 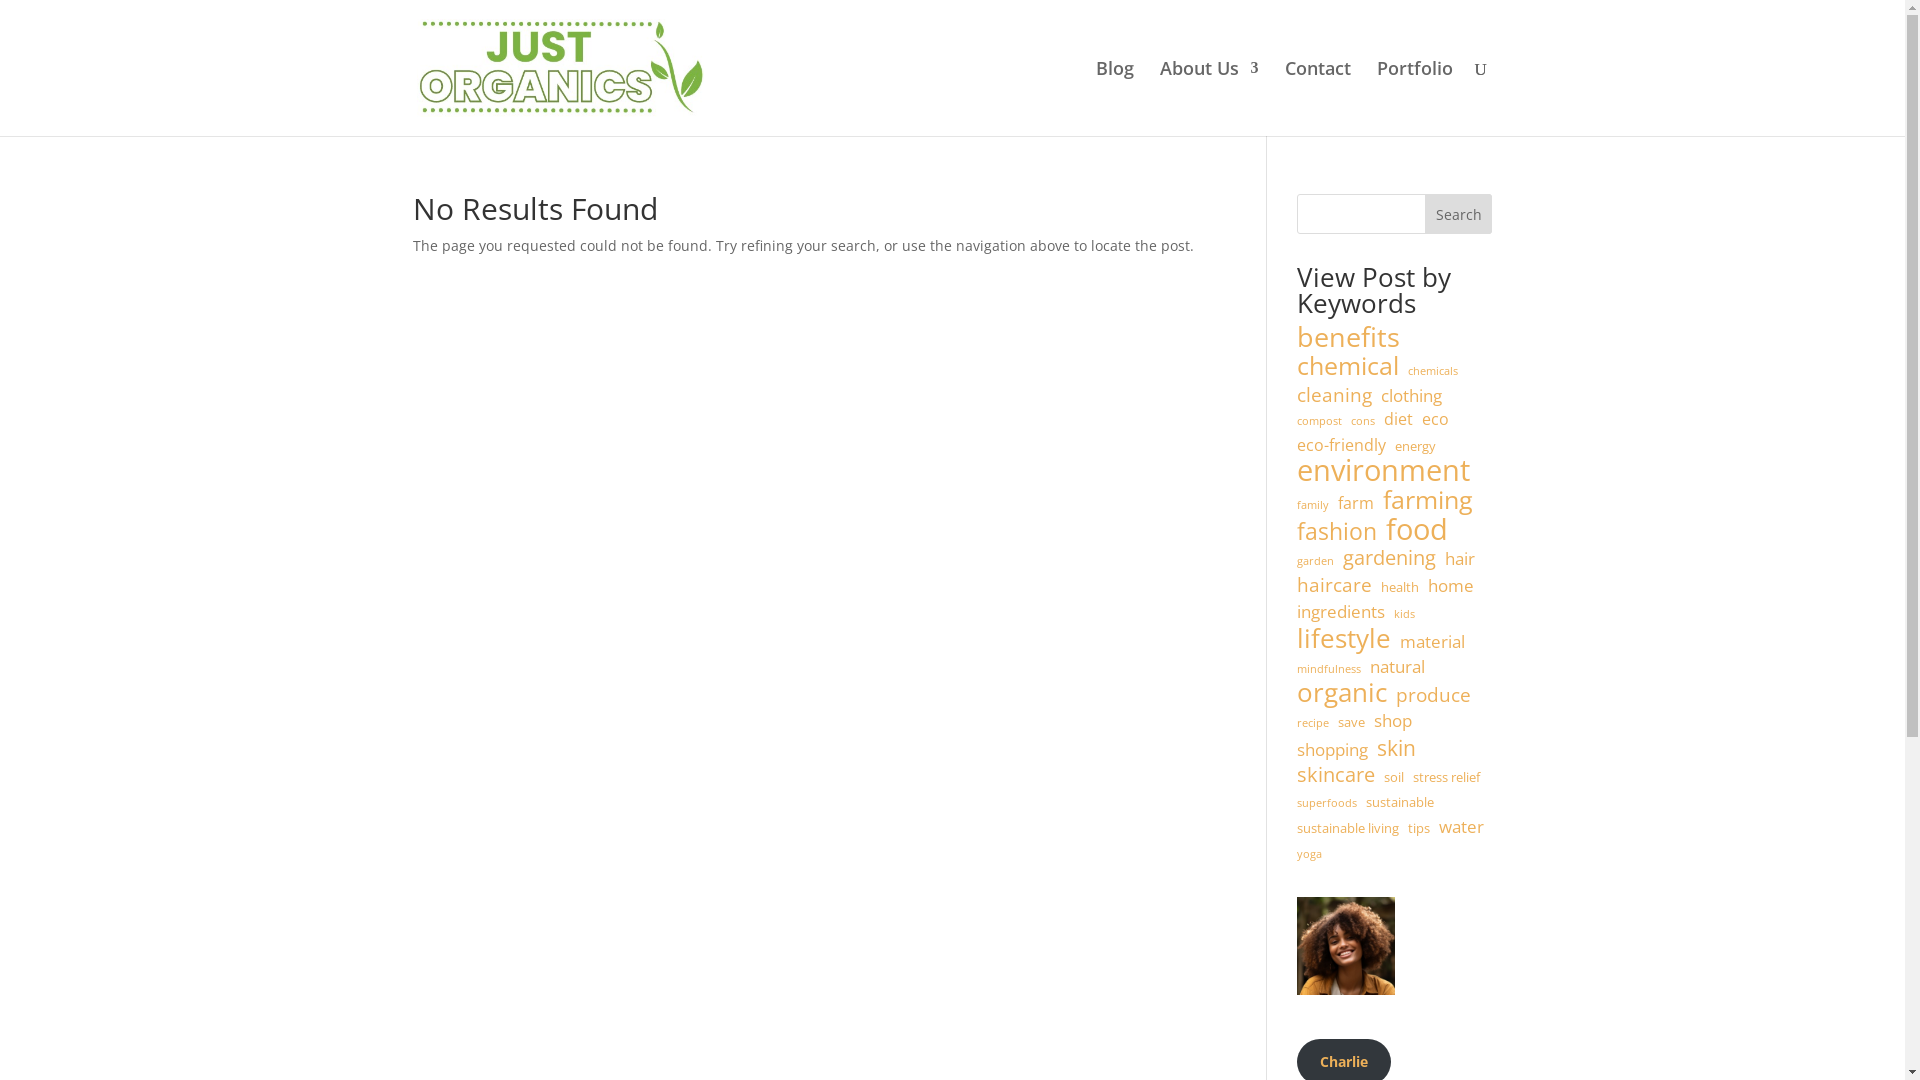 I want to click on 'water', so click(x=1461, y=826).